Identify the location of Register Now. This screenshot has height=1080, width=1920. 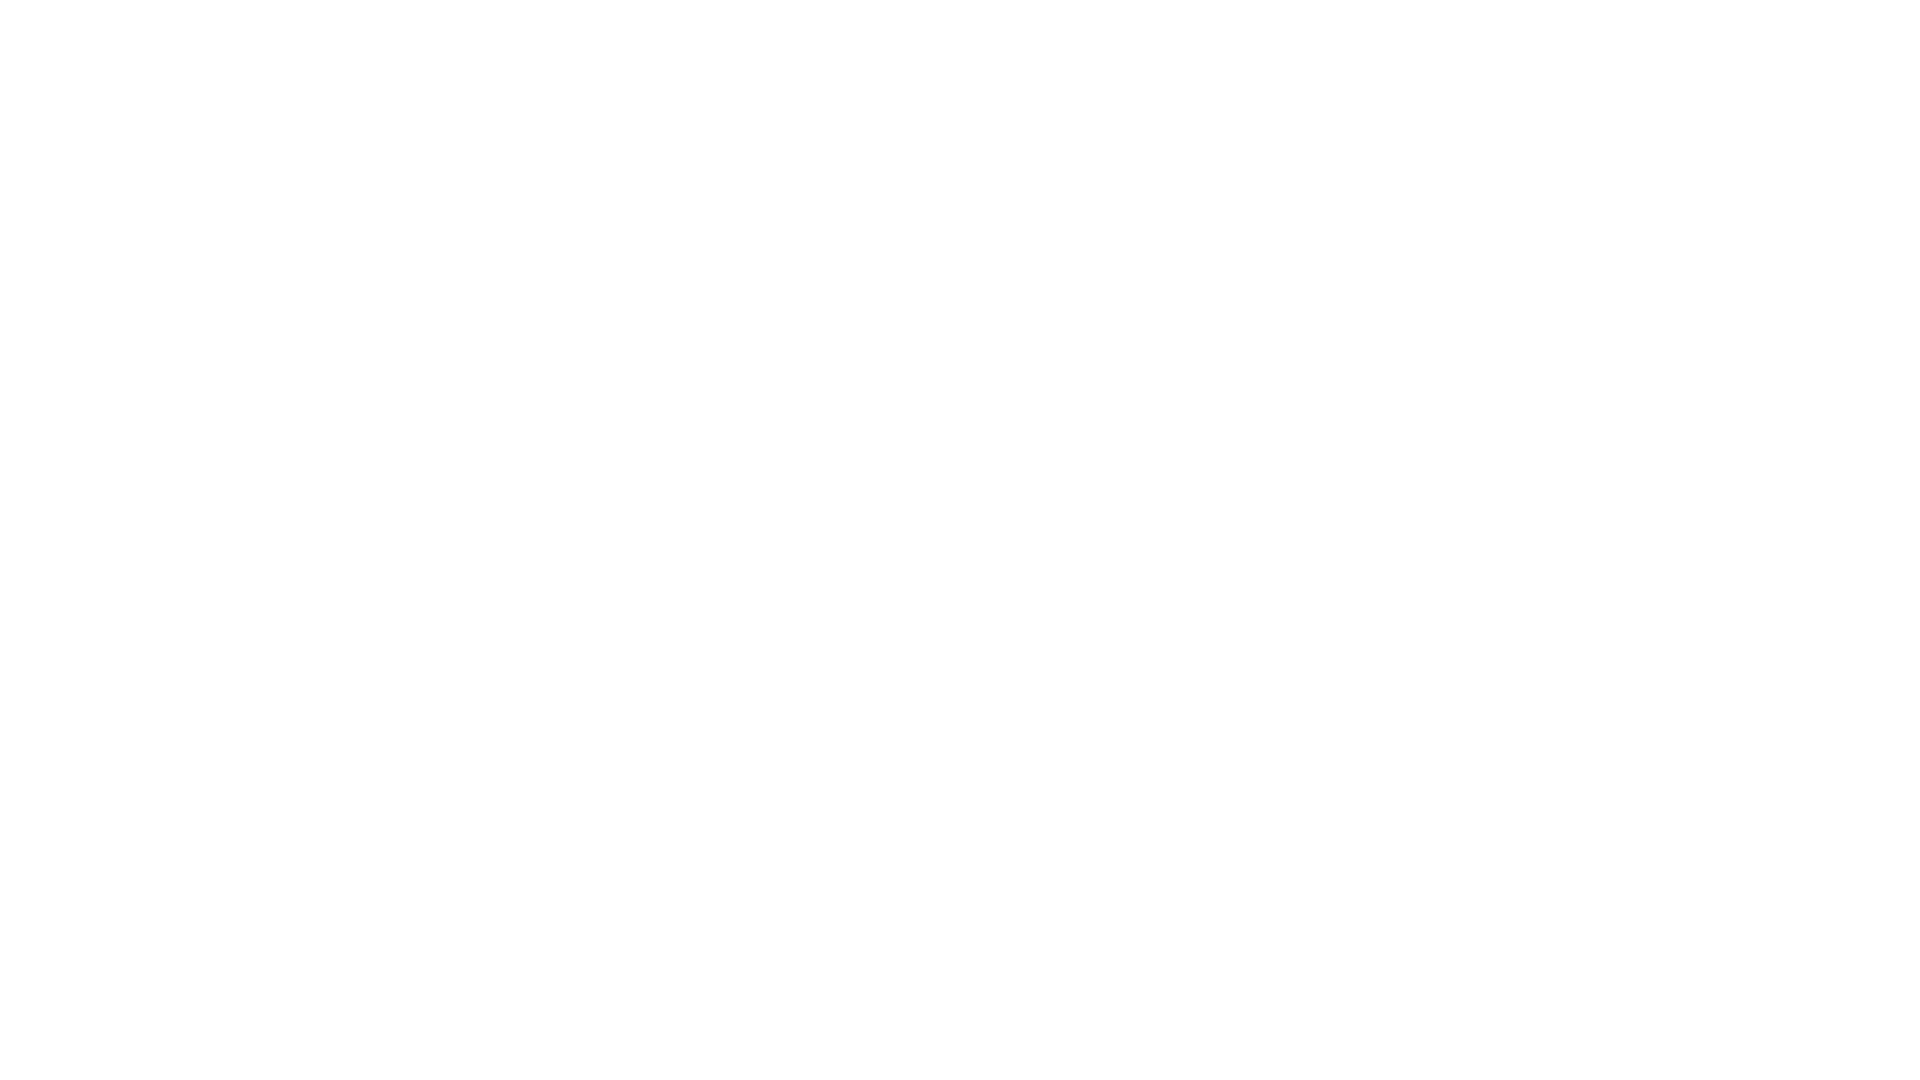
(1344, 844).